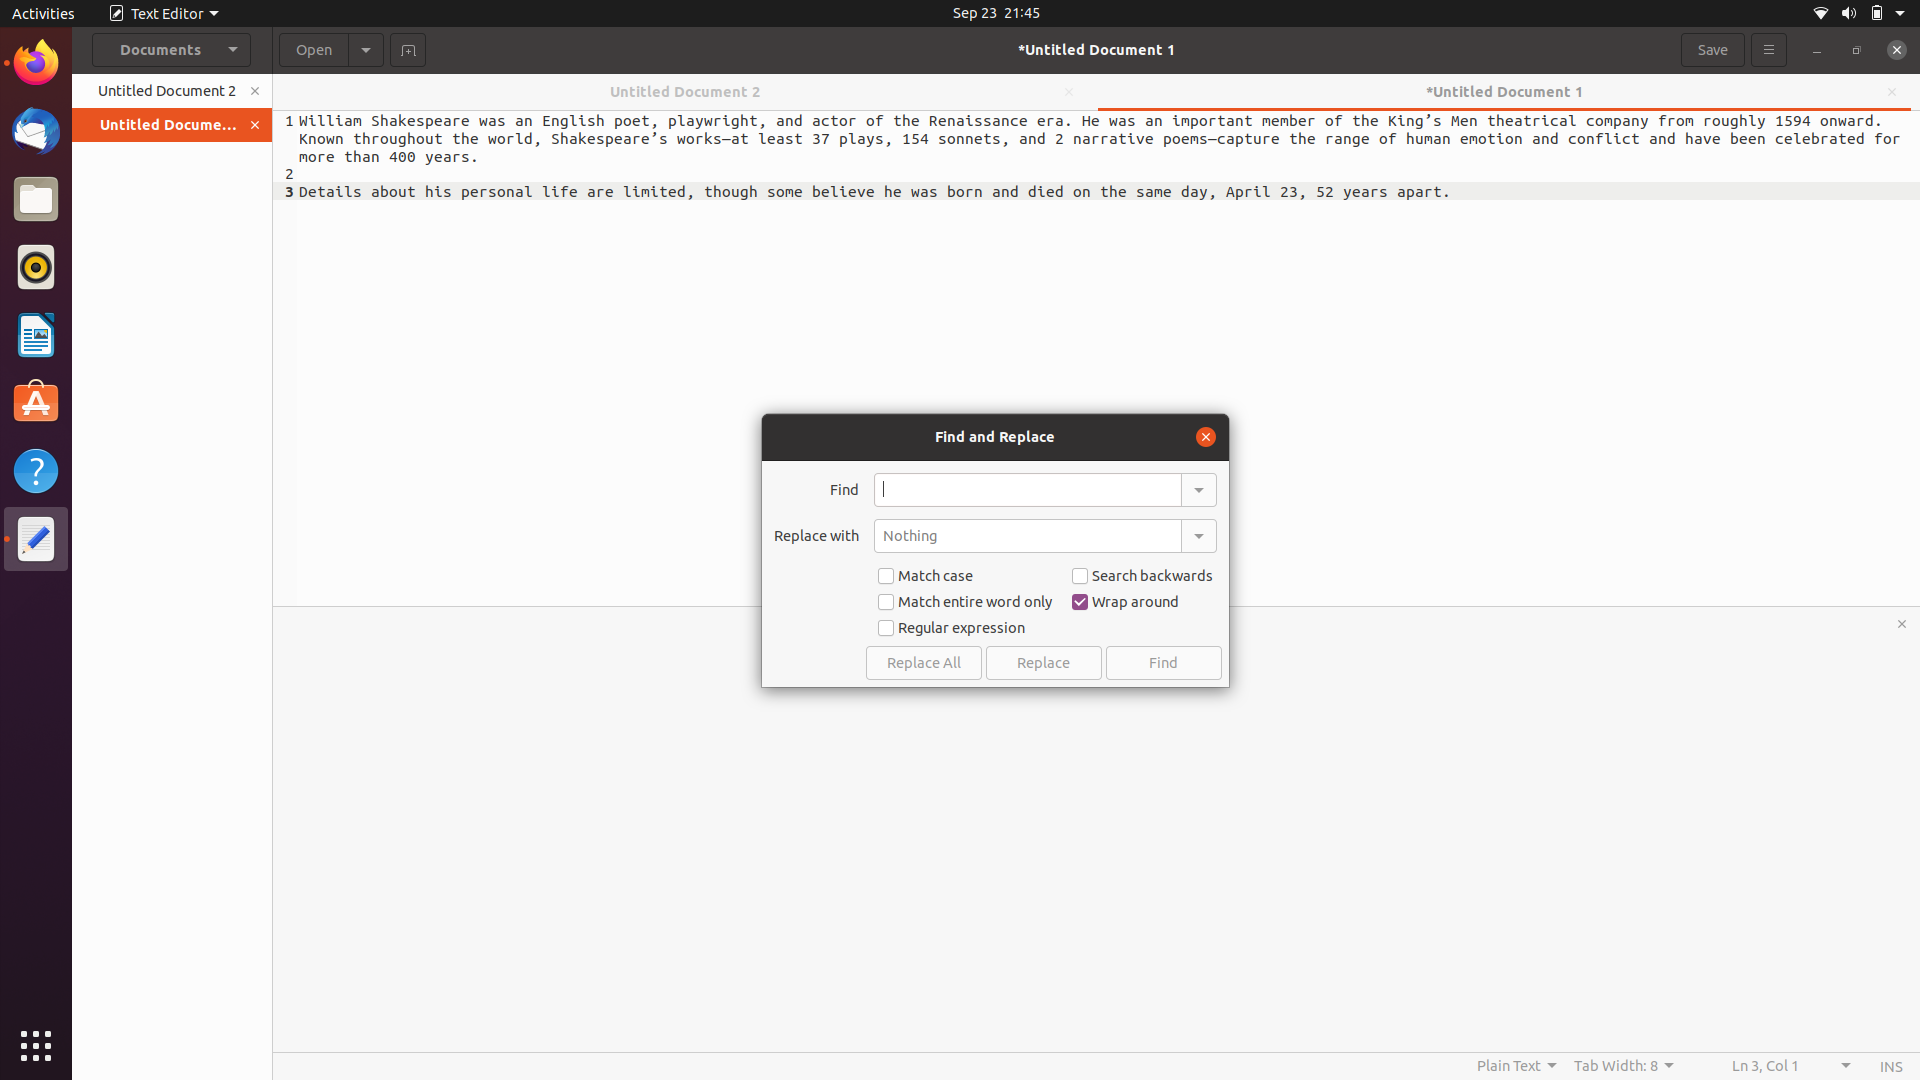 The width and height of the screenshot is (1920, 1080). Describe the element at coordinates (1027, 489) in the screenshot. I see `Search for anywords that begin with "an" in this file` at that location.